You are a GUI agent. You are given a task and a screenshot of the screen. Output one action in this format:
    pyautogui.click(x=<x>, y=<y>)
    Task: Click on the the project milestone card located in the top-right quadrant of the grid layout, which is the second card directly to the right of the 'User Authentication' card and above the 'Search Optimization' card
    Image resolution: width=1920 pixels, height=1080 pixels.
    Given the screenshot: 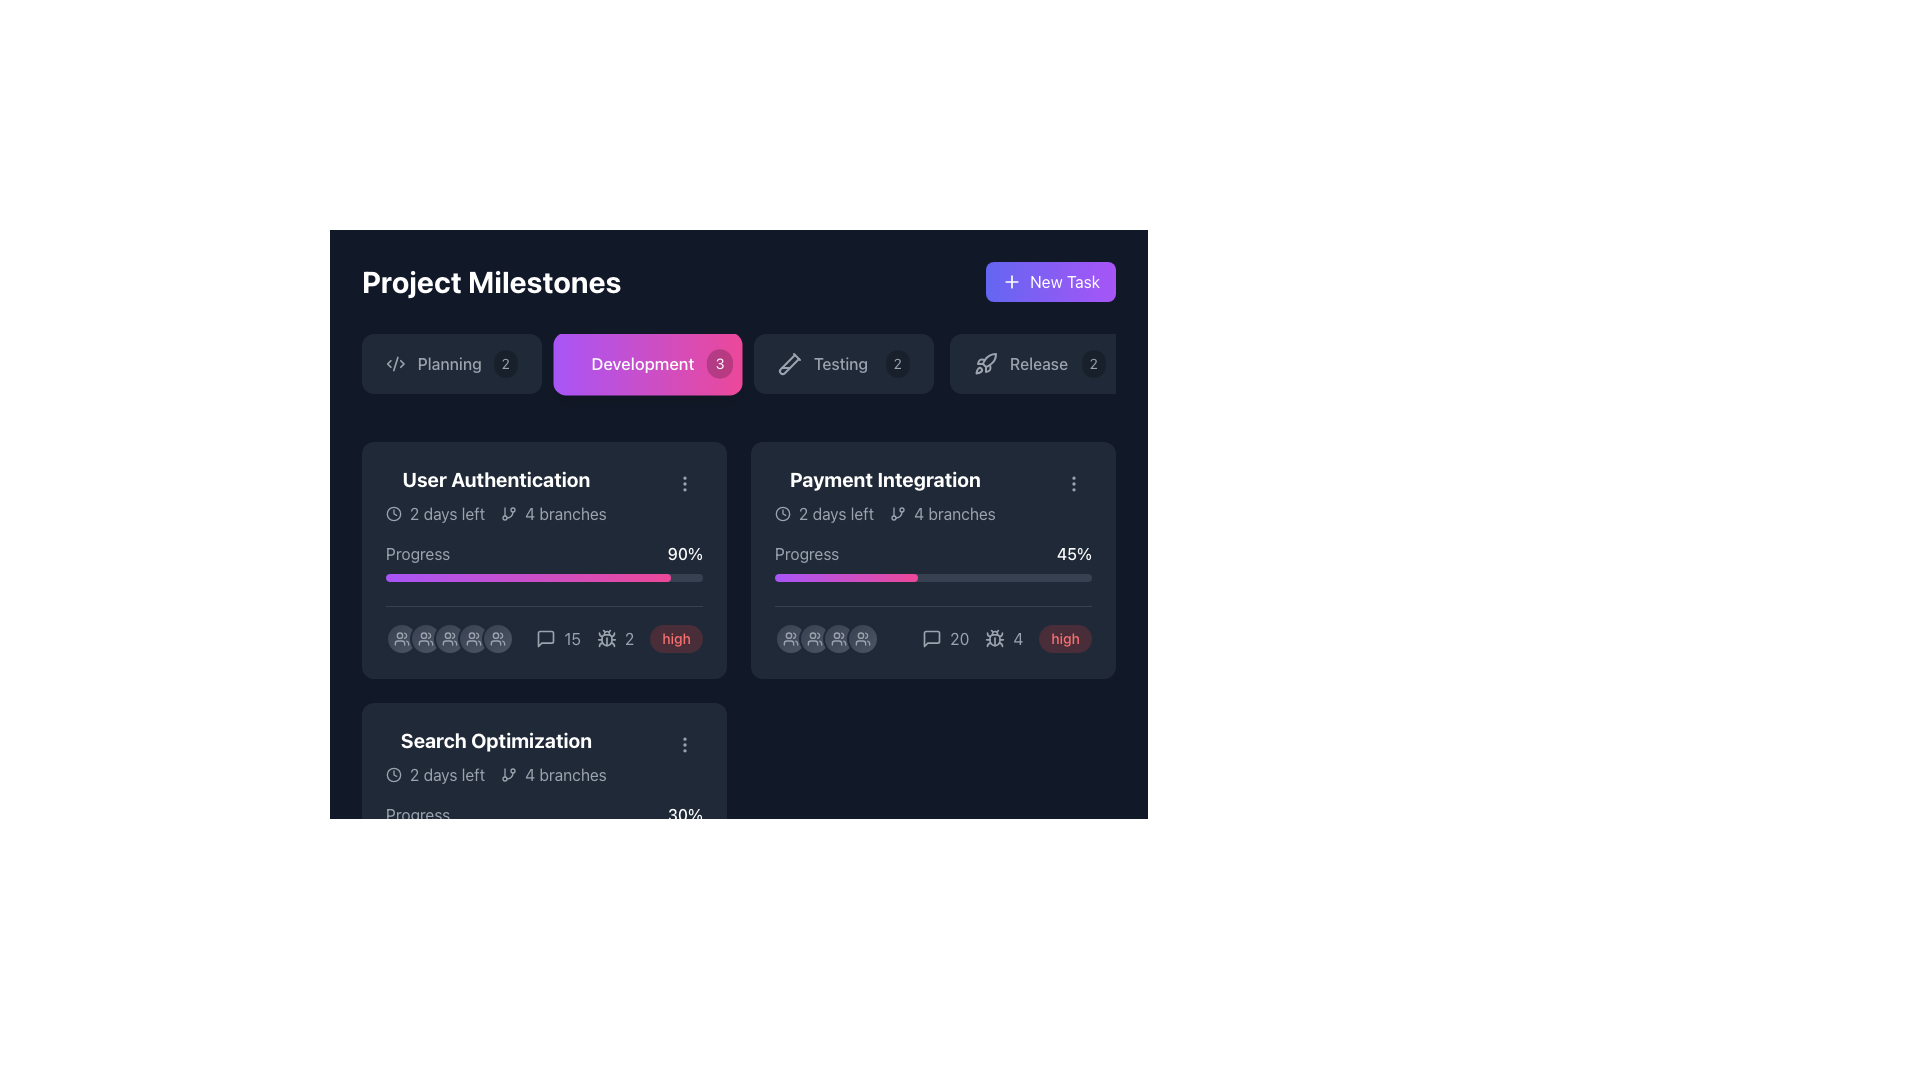 What is the action you would take?
    pyautogui.click(x=932, y=560)
    